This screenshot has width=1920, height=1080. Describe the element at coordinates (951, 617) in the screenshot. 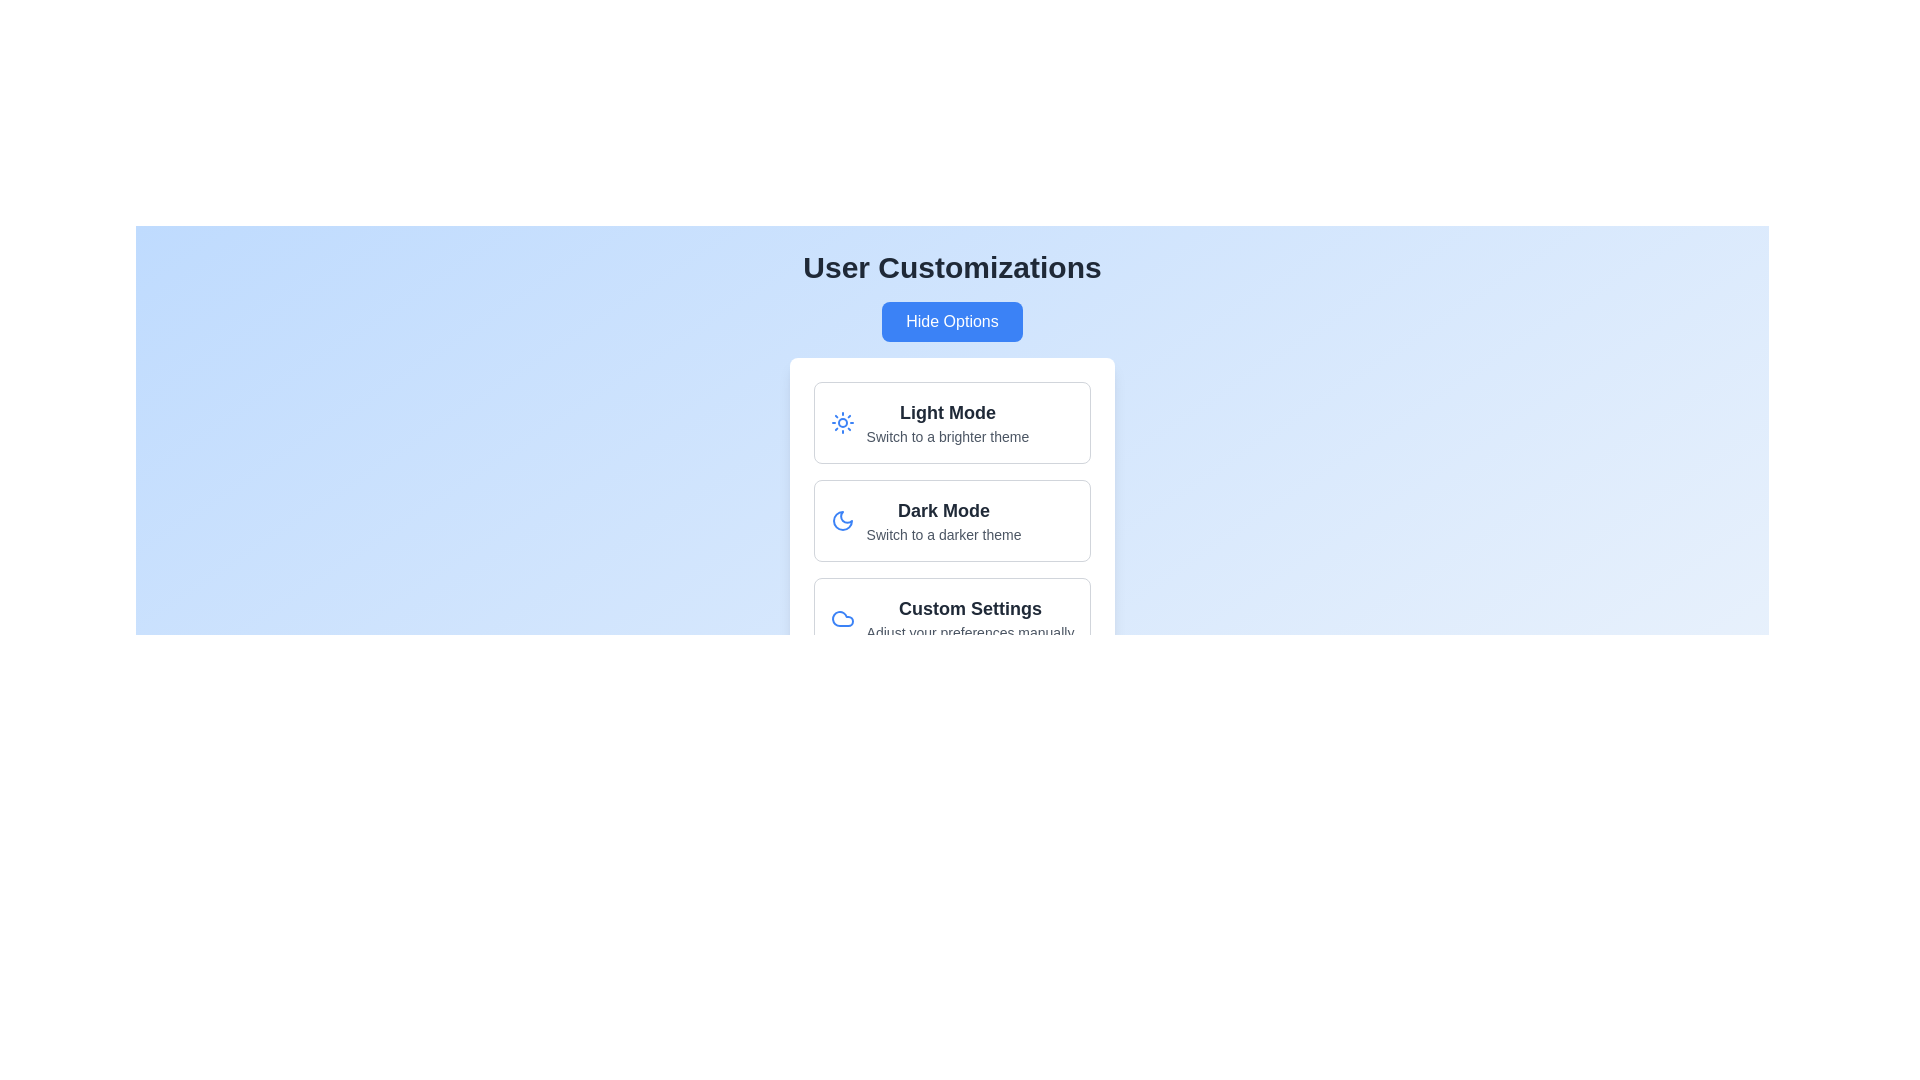

I see `the 'Custom Settings' card to select it` at that location.